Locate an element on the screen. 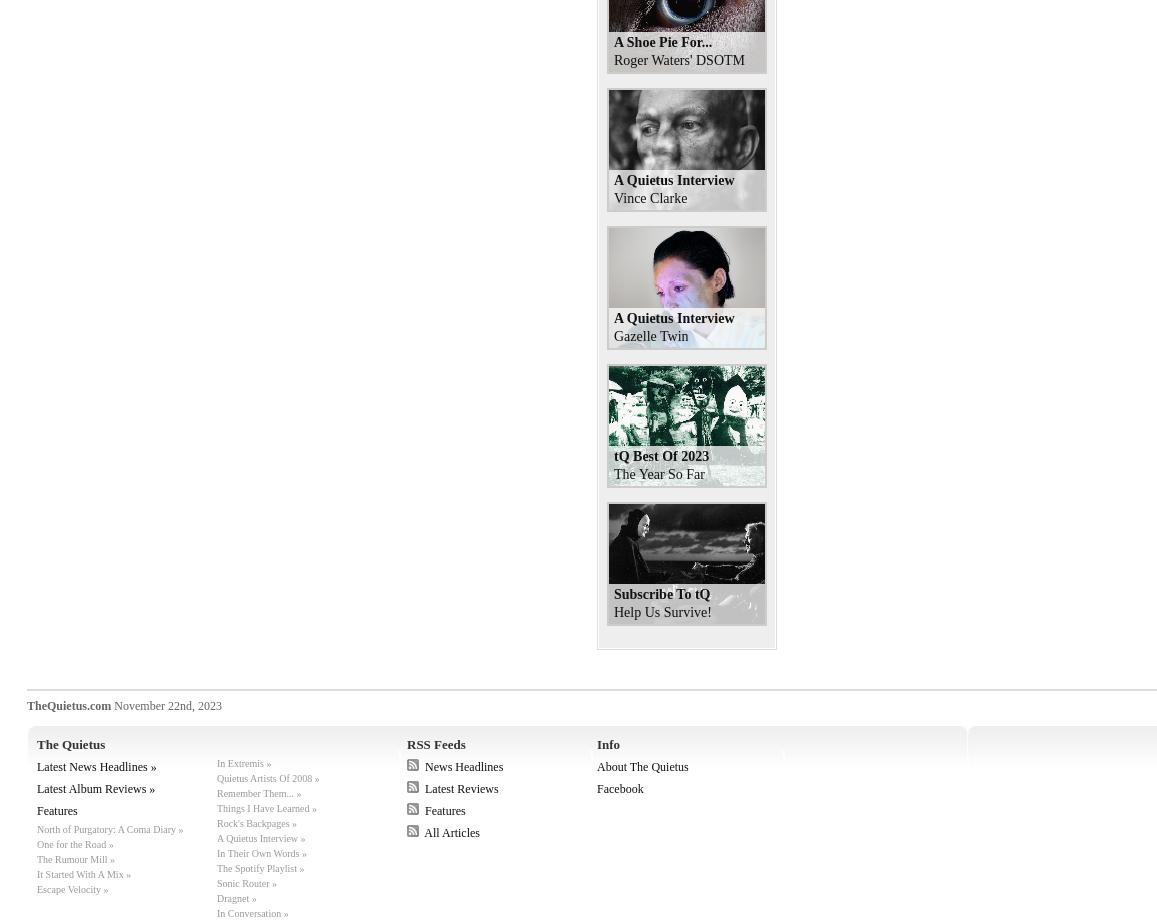 The image size is (1157, 924). 'News Headlines' is located at coordinates (420, 767).